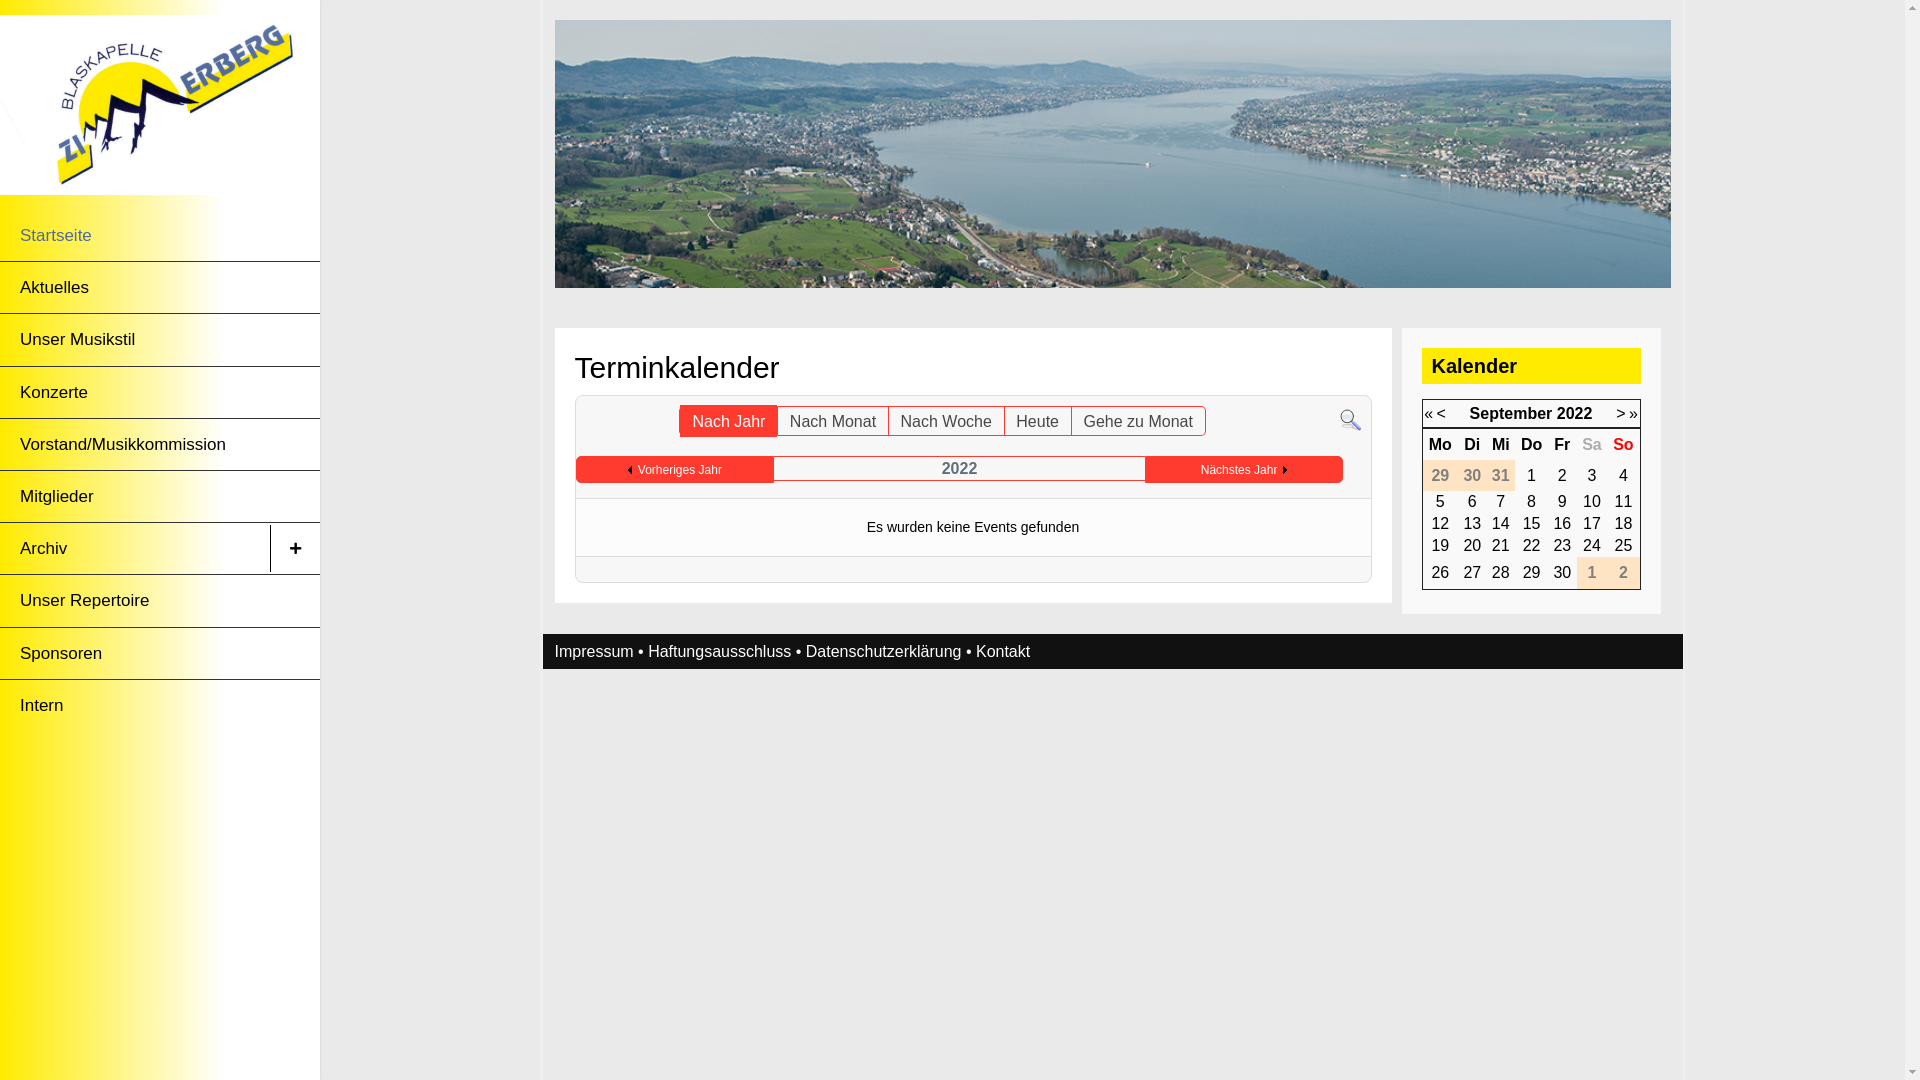  Describe the element at coordinates (1591, 522) in the screenshot. I see `'17'` at that location.